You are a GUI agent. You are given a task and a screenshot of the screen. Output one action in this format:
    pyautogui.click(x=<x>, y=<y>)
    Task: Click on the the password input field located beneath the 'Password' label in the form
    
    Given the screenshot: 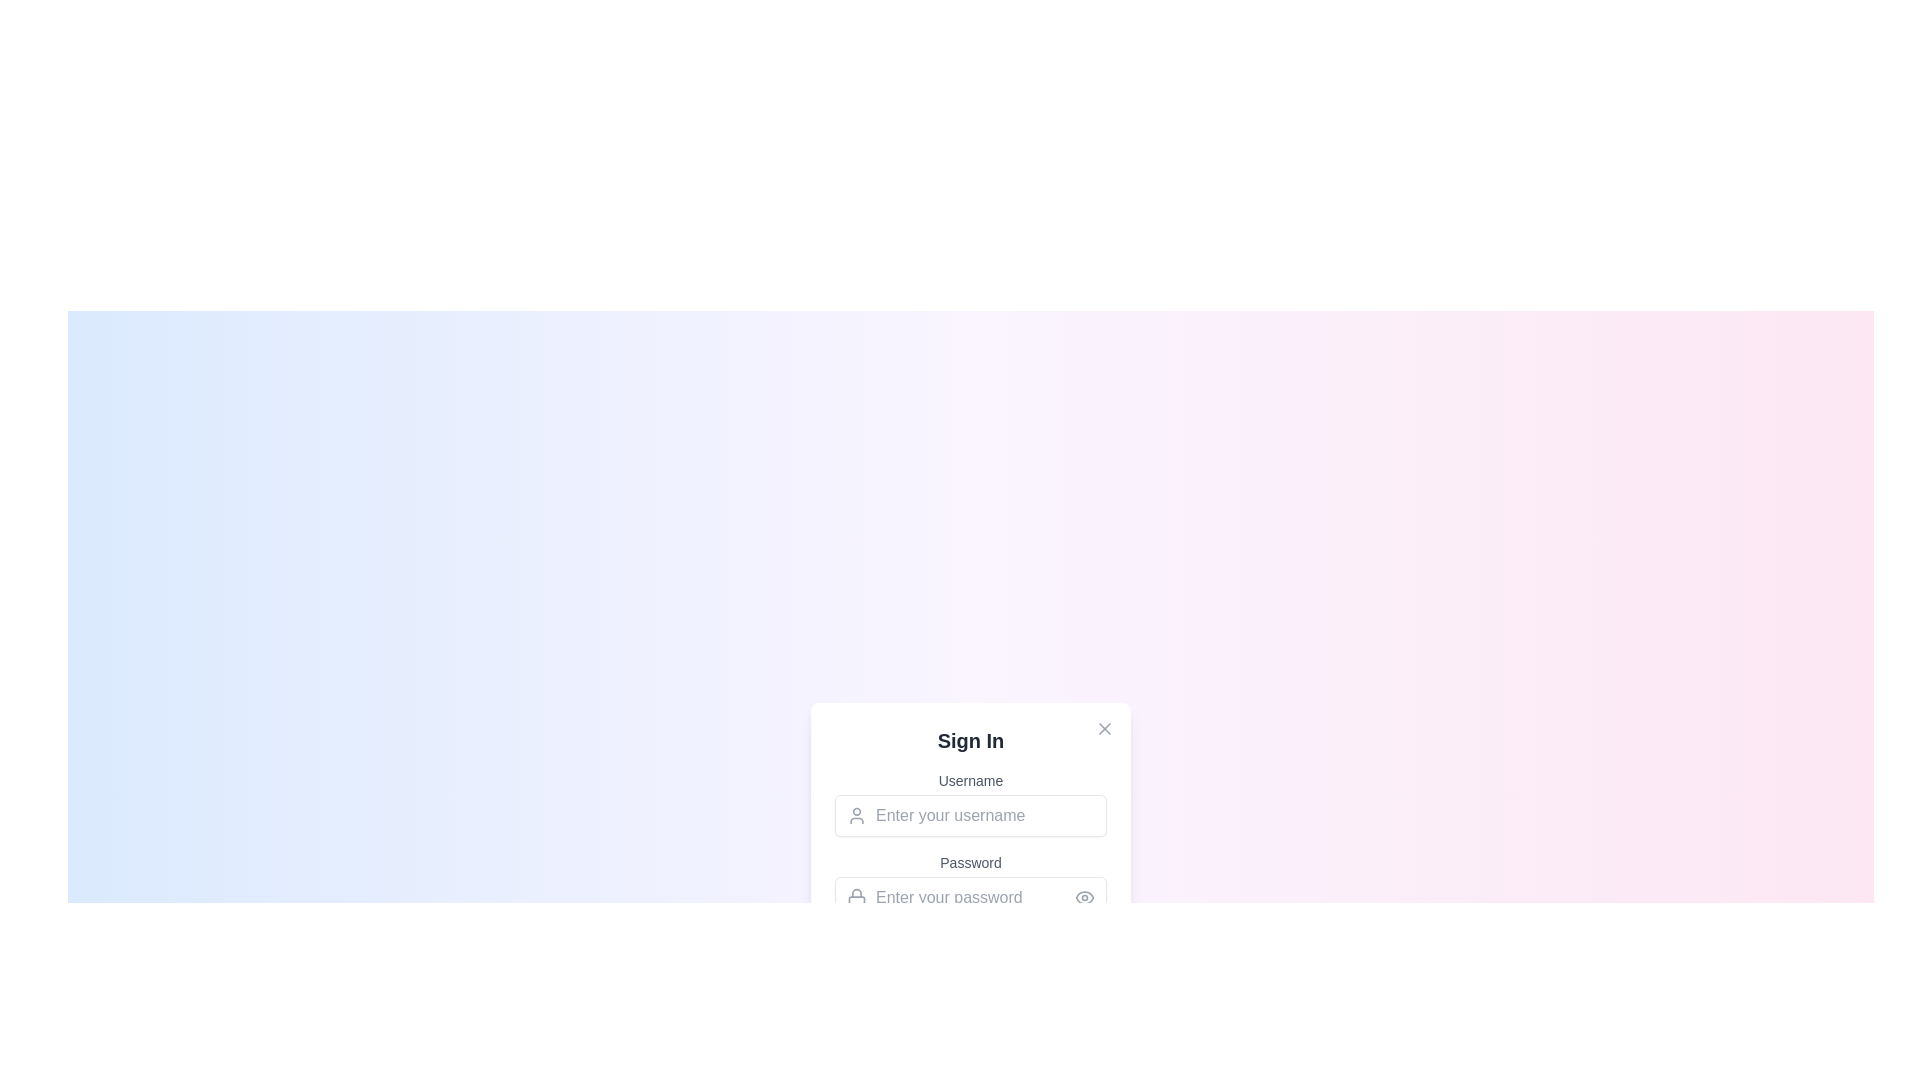 What is the action you would take?
    pyautogui.click(x=970, y=897)
    